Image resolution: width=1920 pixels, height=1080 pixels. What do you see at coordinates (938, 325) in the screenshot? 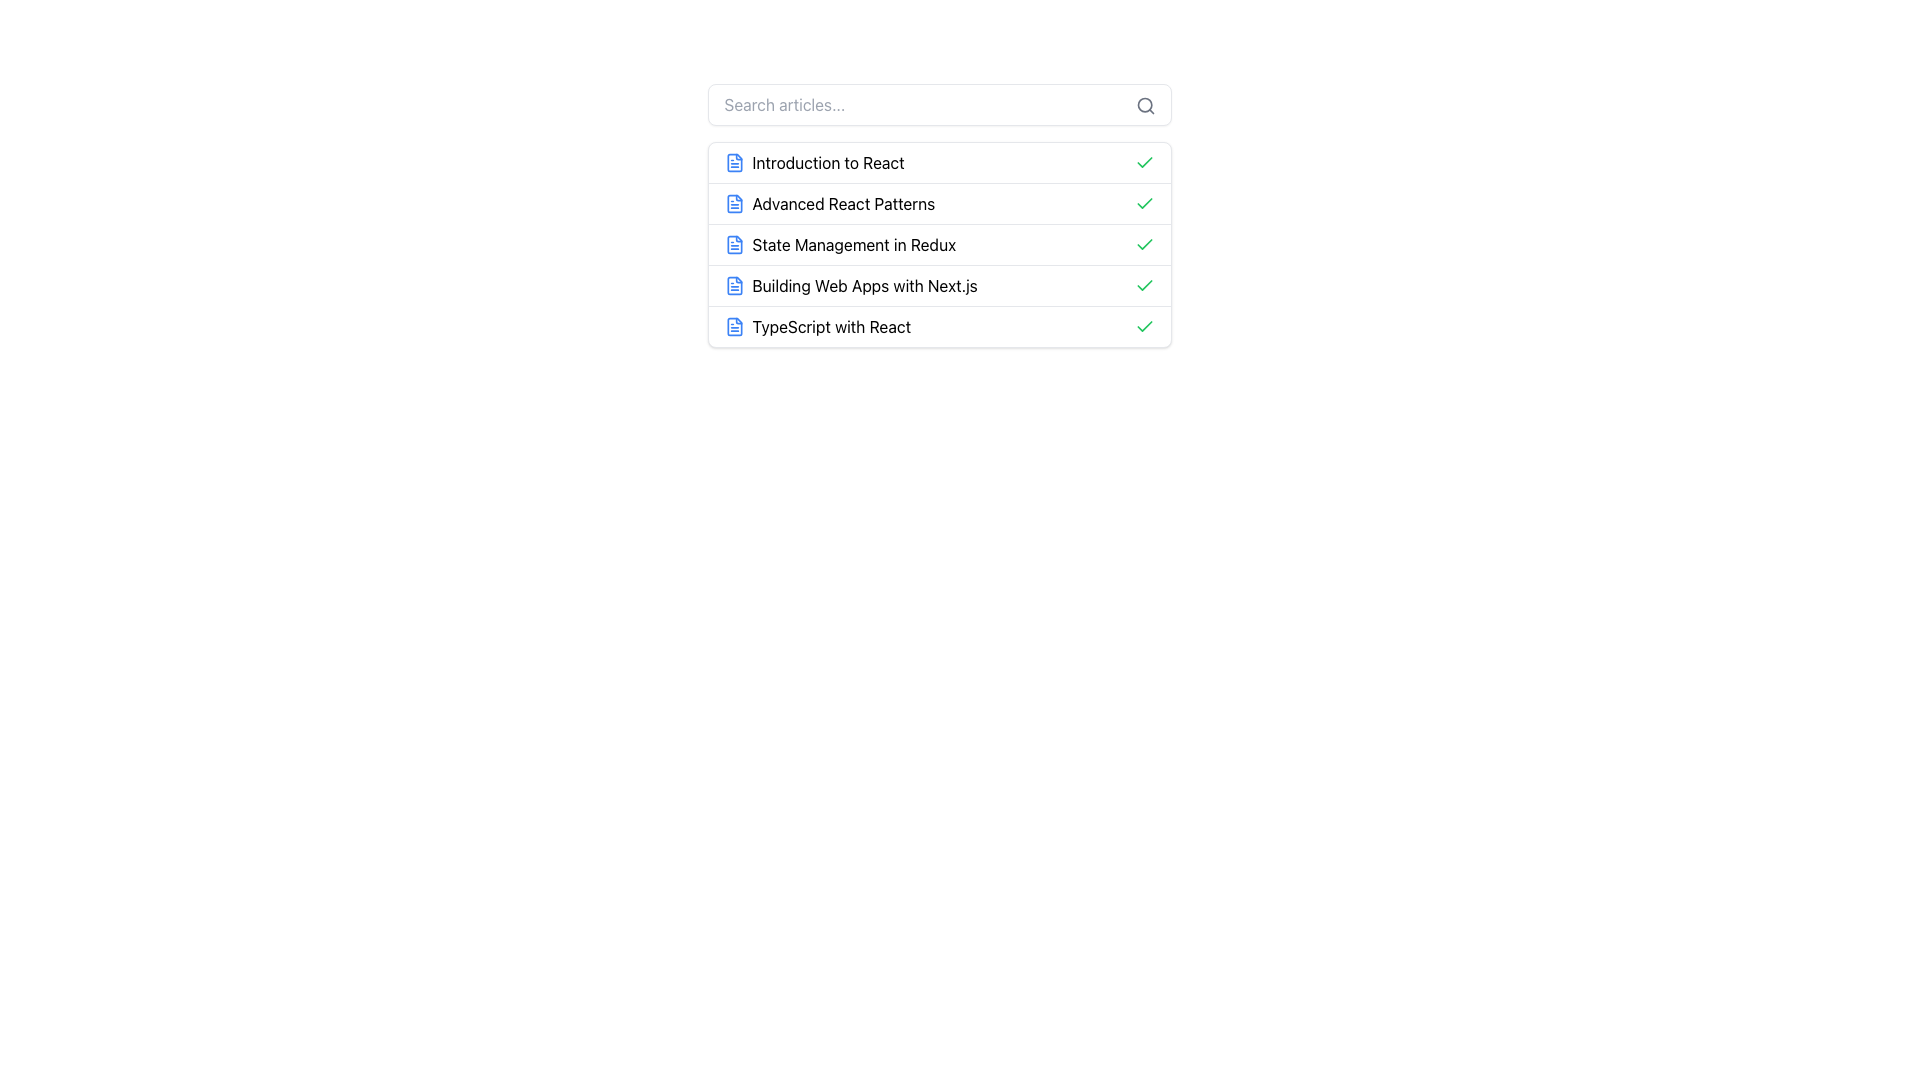
I see `the fifth item in the list, labeled 'TypeScript with React'` at bounding box center [938, 325].